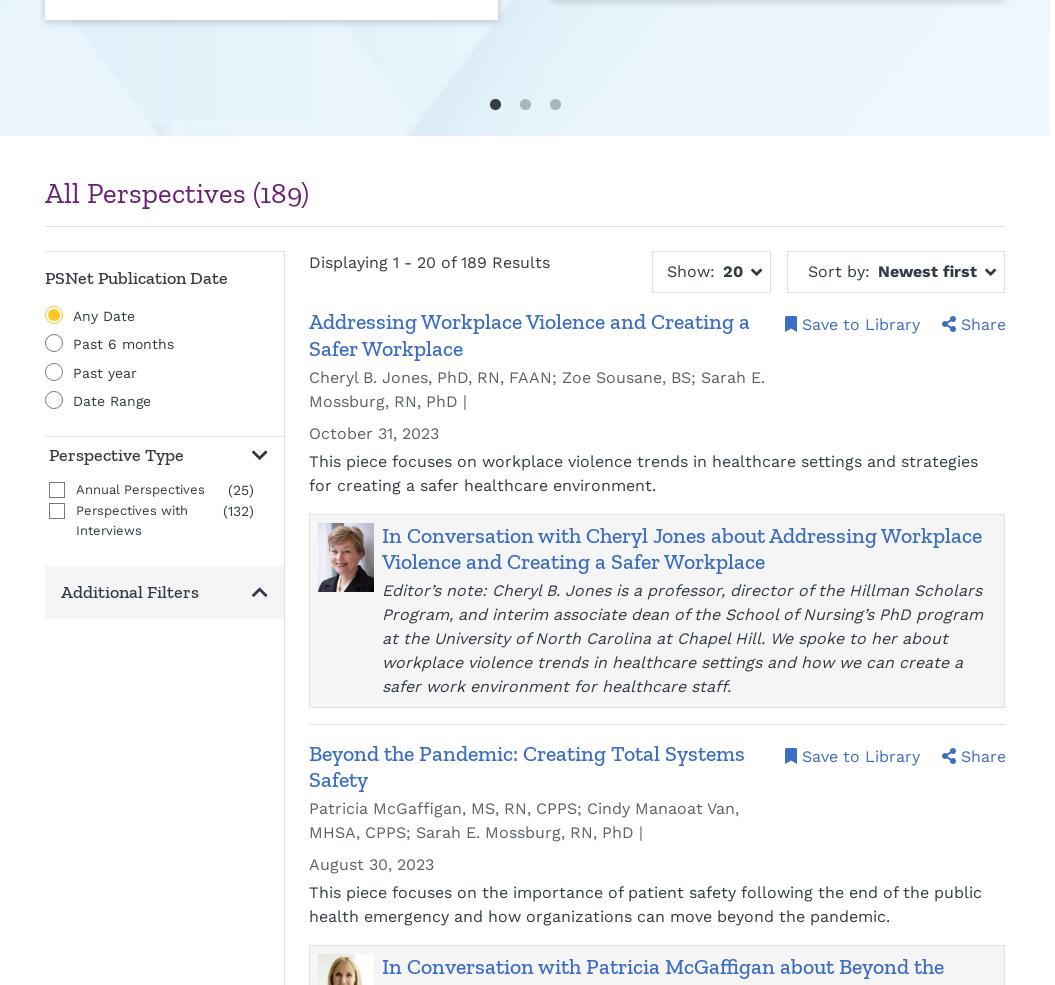 The width and height of the screenshot is (1055, 985). What do you see at coordinates (877, 270) in the screenshot?
I see `'Newest first'` at bounding box center [877, 270].